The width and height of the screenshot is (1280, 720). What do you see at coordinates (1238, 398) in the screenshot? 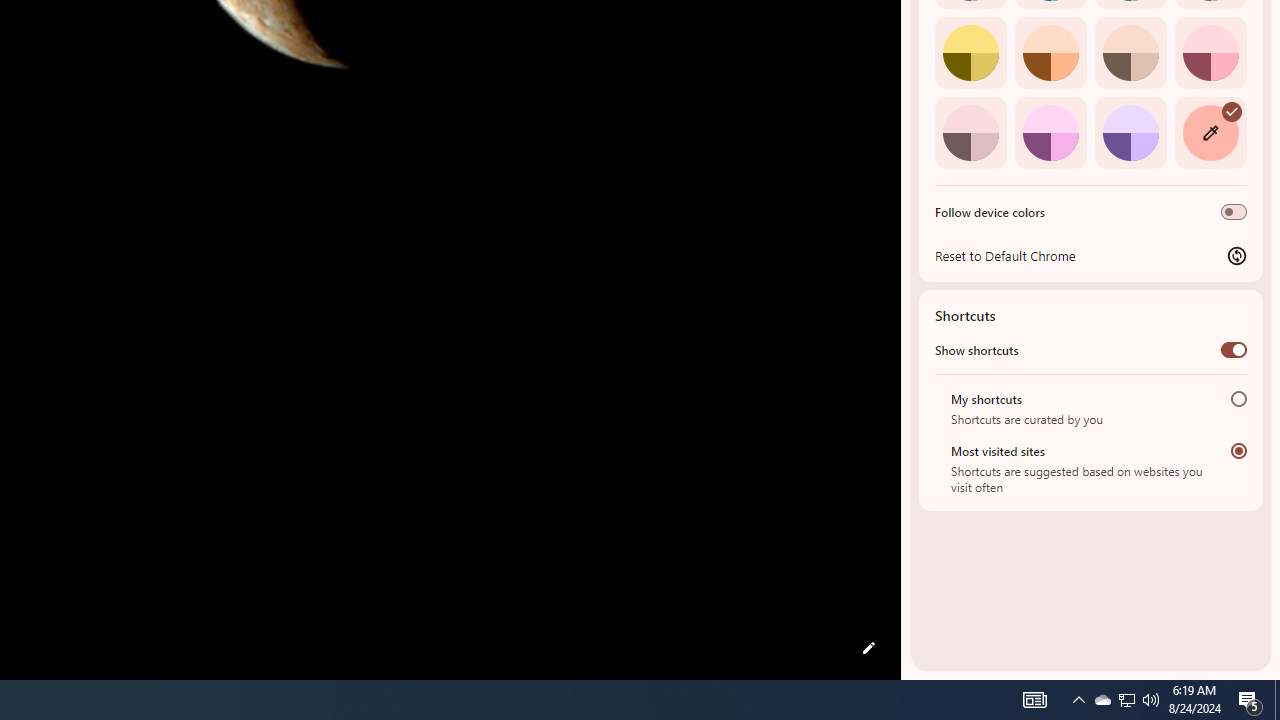
I see `'My shortcuts'` at bounding box center [1238, 398].